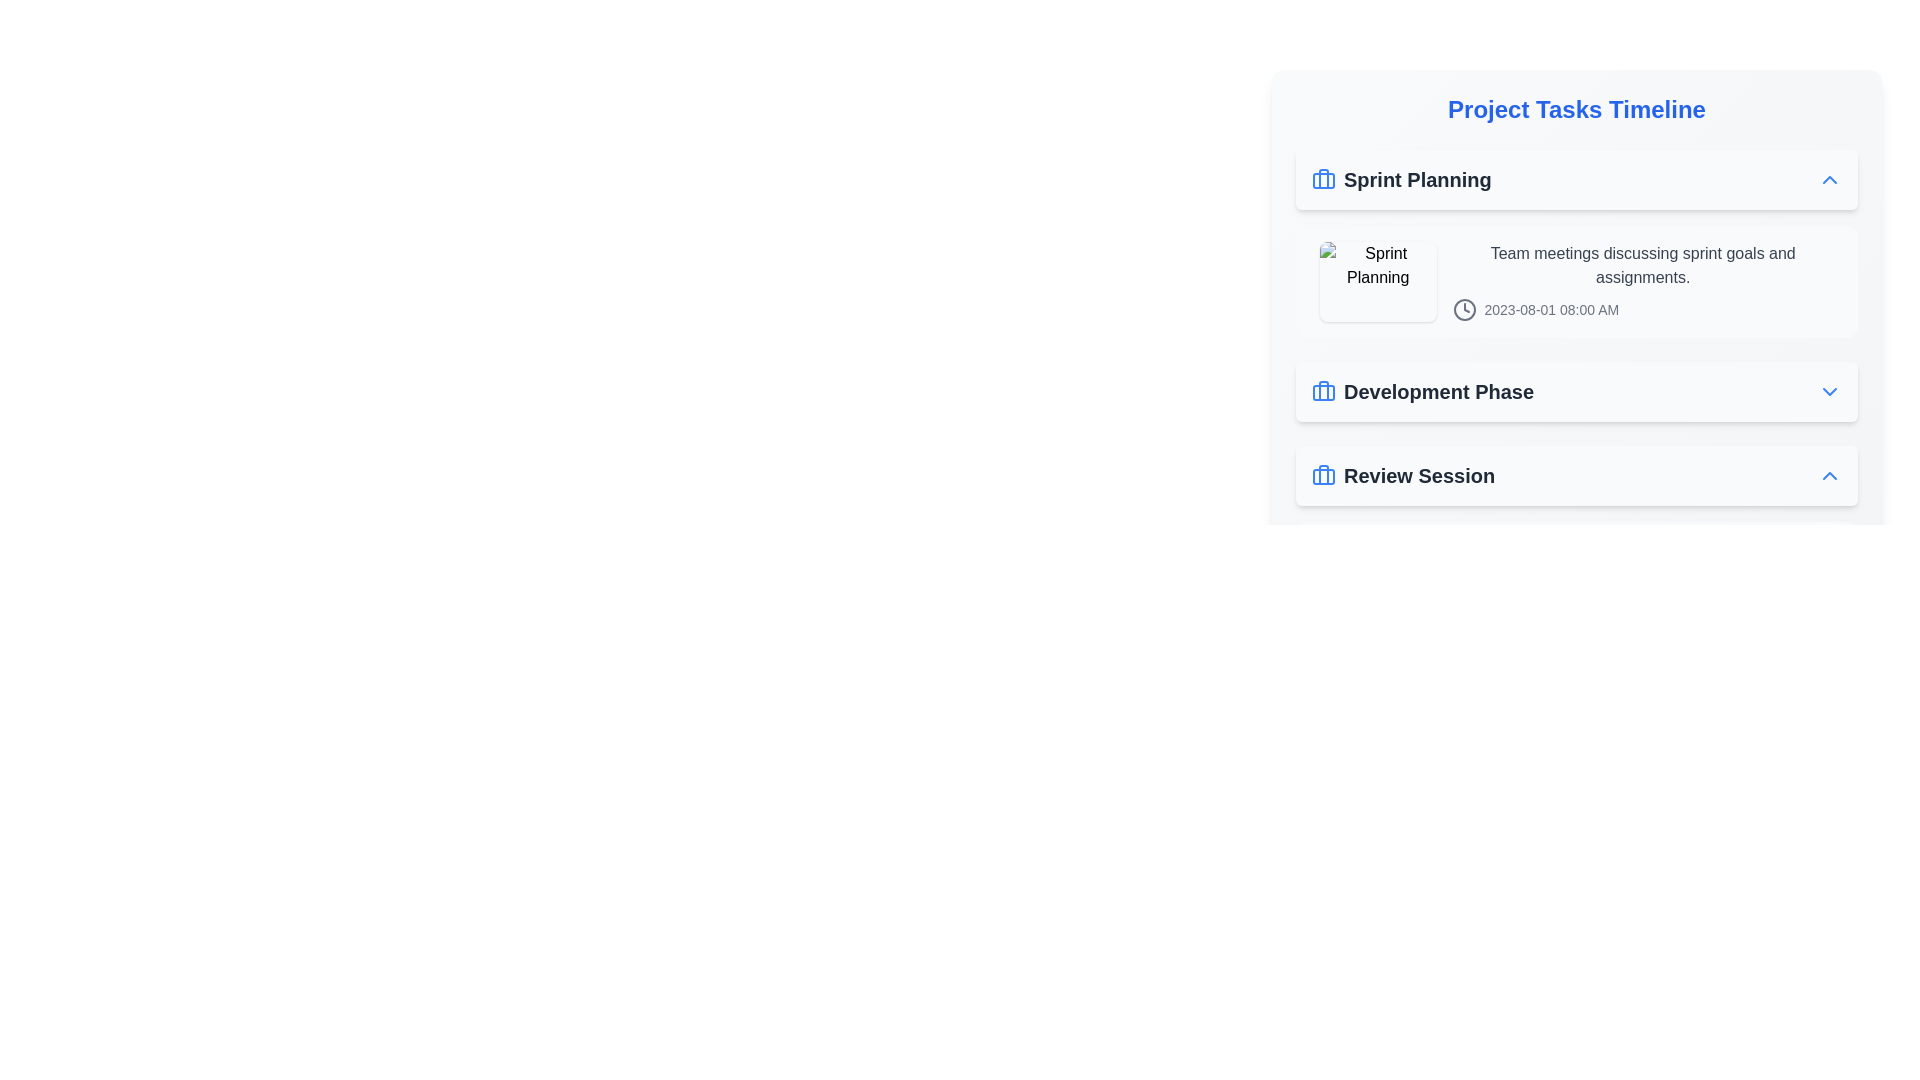 The width and height of the screenshot is (1920, 1080). Describe the element at coordinates (1377, 281) in the screenshot. I see `the decorative image representing the 'Sprint Planning' meeting, which is located in the first column of the grid layout, aligned with the meeting heading` at that location.